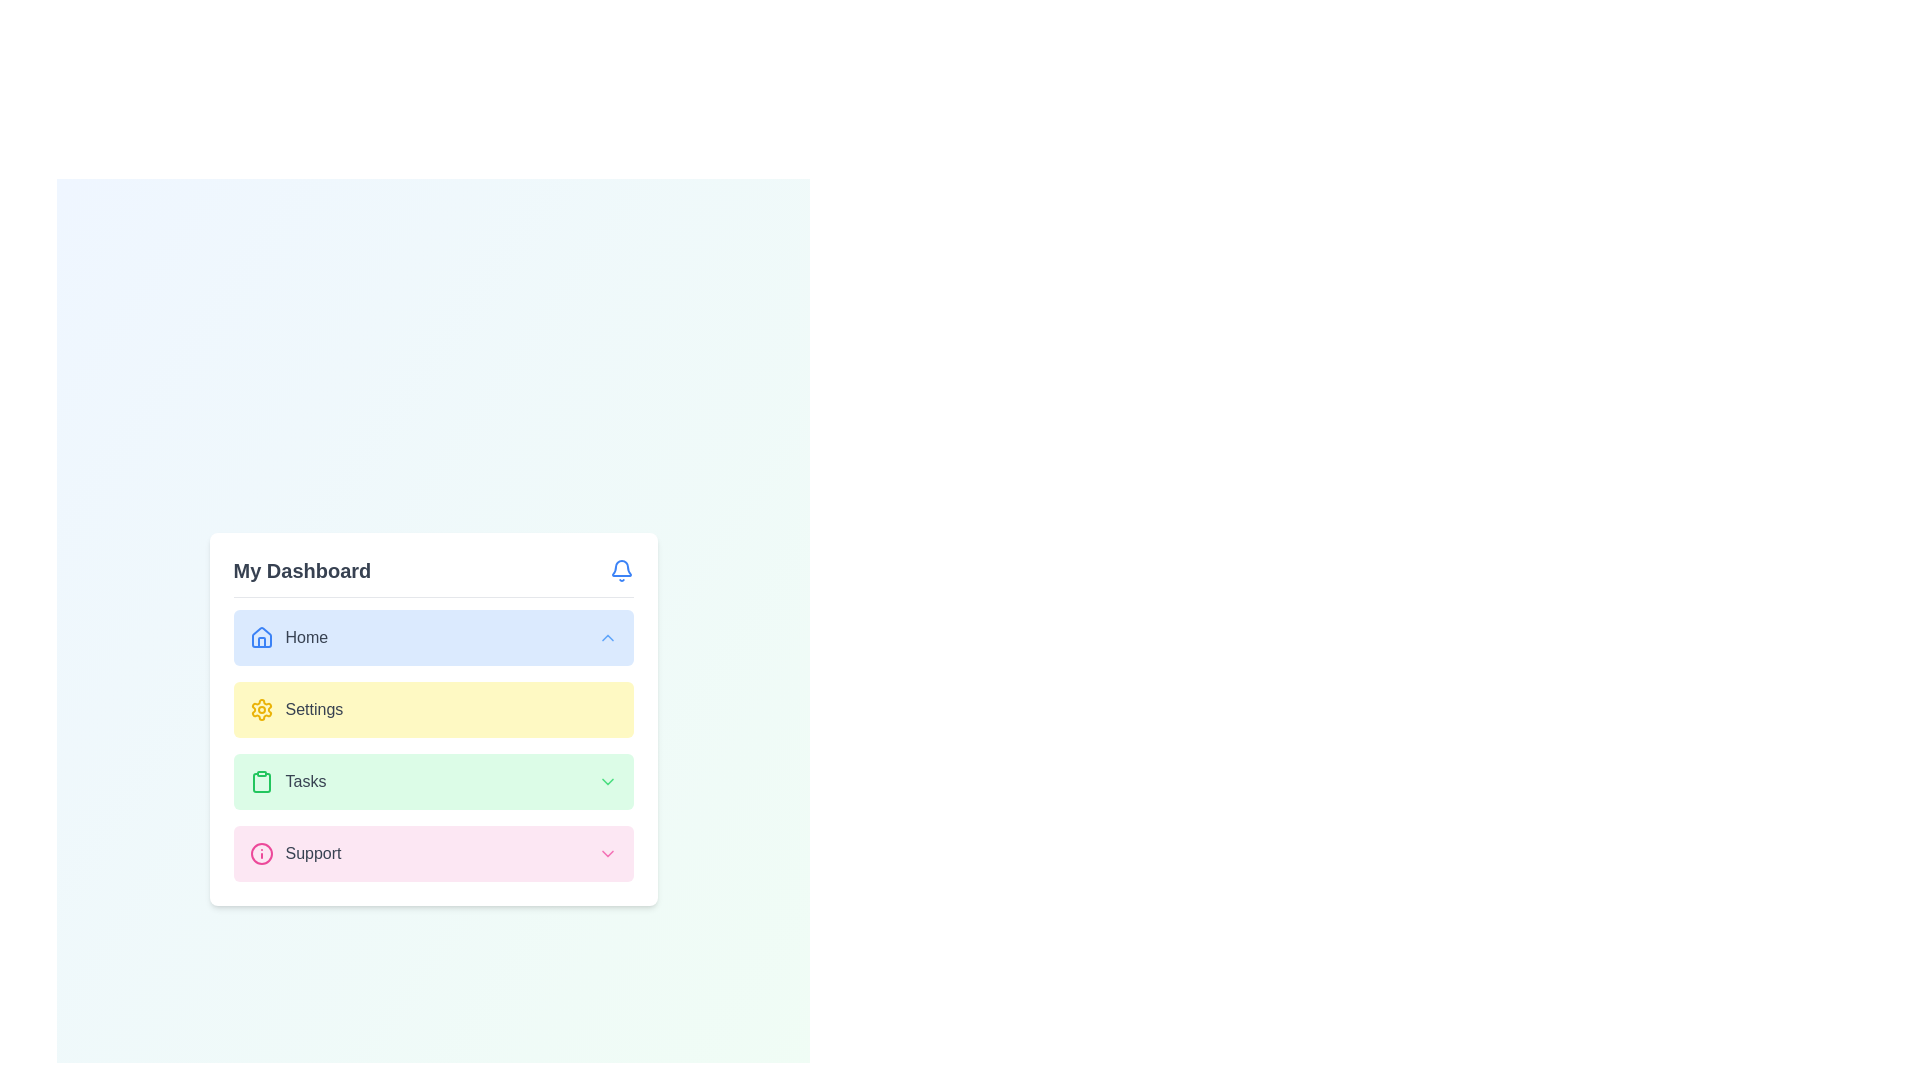 The height and width of the screenshot is (1080, 1920). I want to click on the 'Settings' button, which is a rectangular button with a light yellow background, featuring a gear-shaped icon and the word 'Settings' in gray font, located under 'My Dashboard', so click(432, 745).